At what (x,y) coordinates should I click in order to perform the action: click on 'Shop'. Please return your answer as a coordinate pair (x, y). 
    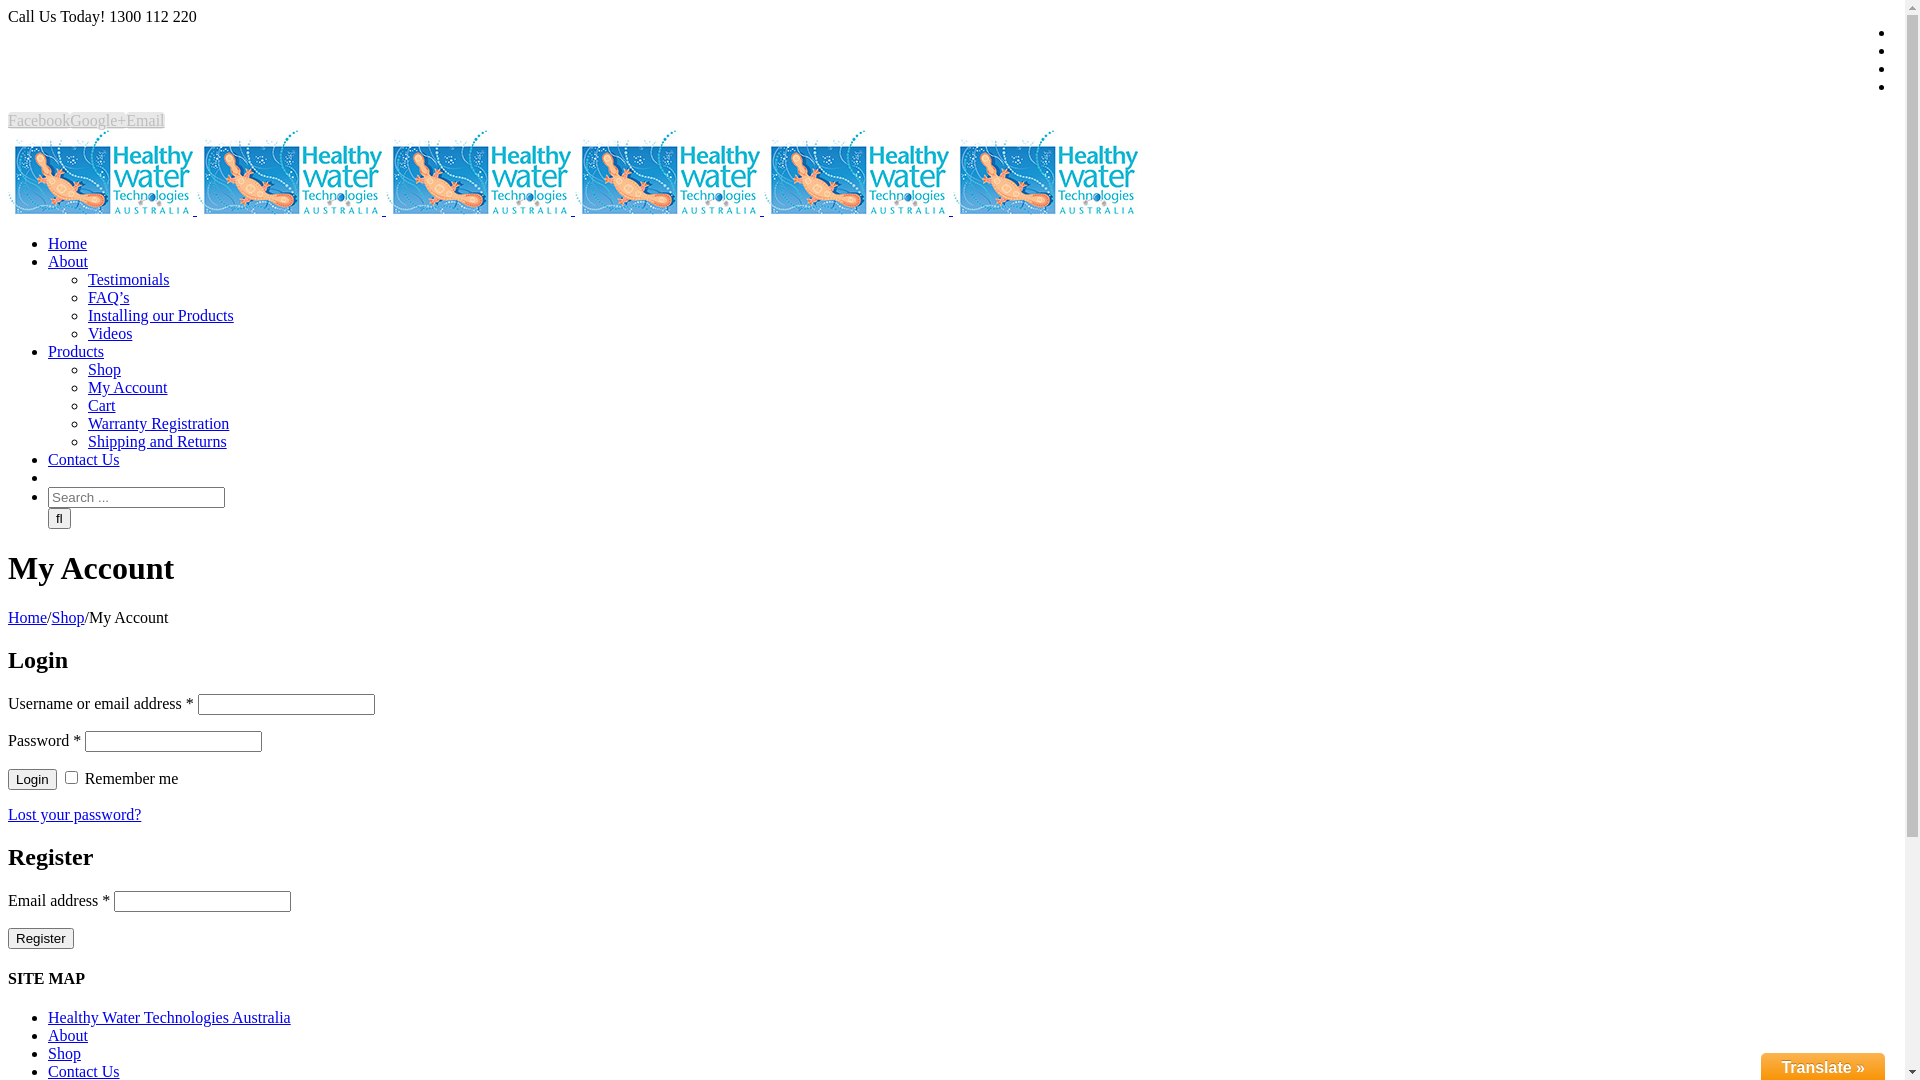
    Looking at the image, I should click on (68, 616).